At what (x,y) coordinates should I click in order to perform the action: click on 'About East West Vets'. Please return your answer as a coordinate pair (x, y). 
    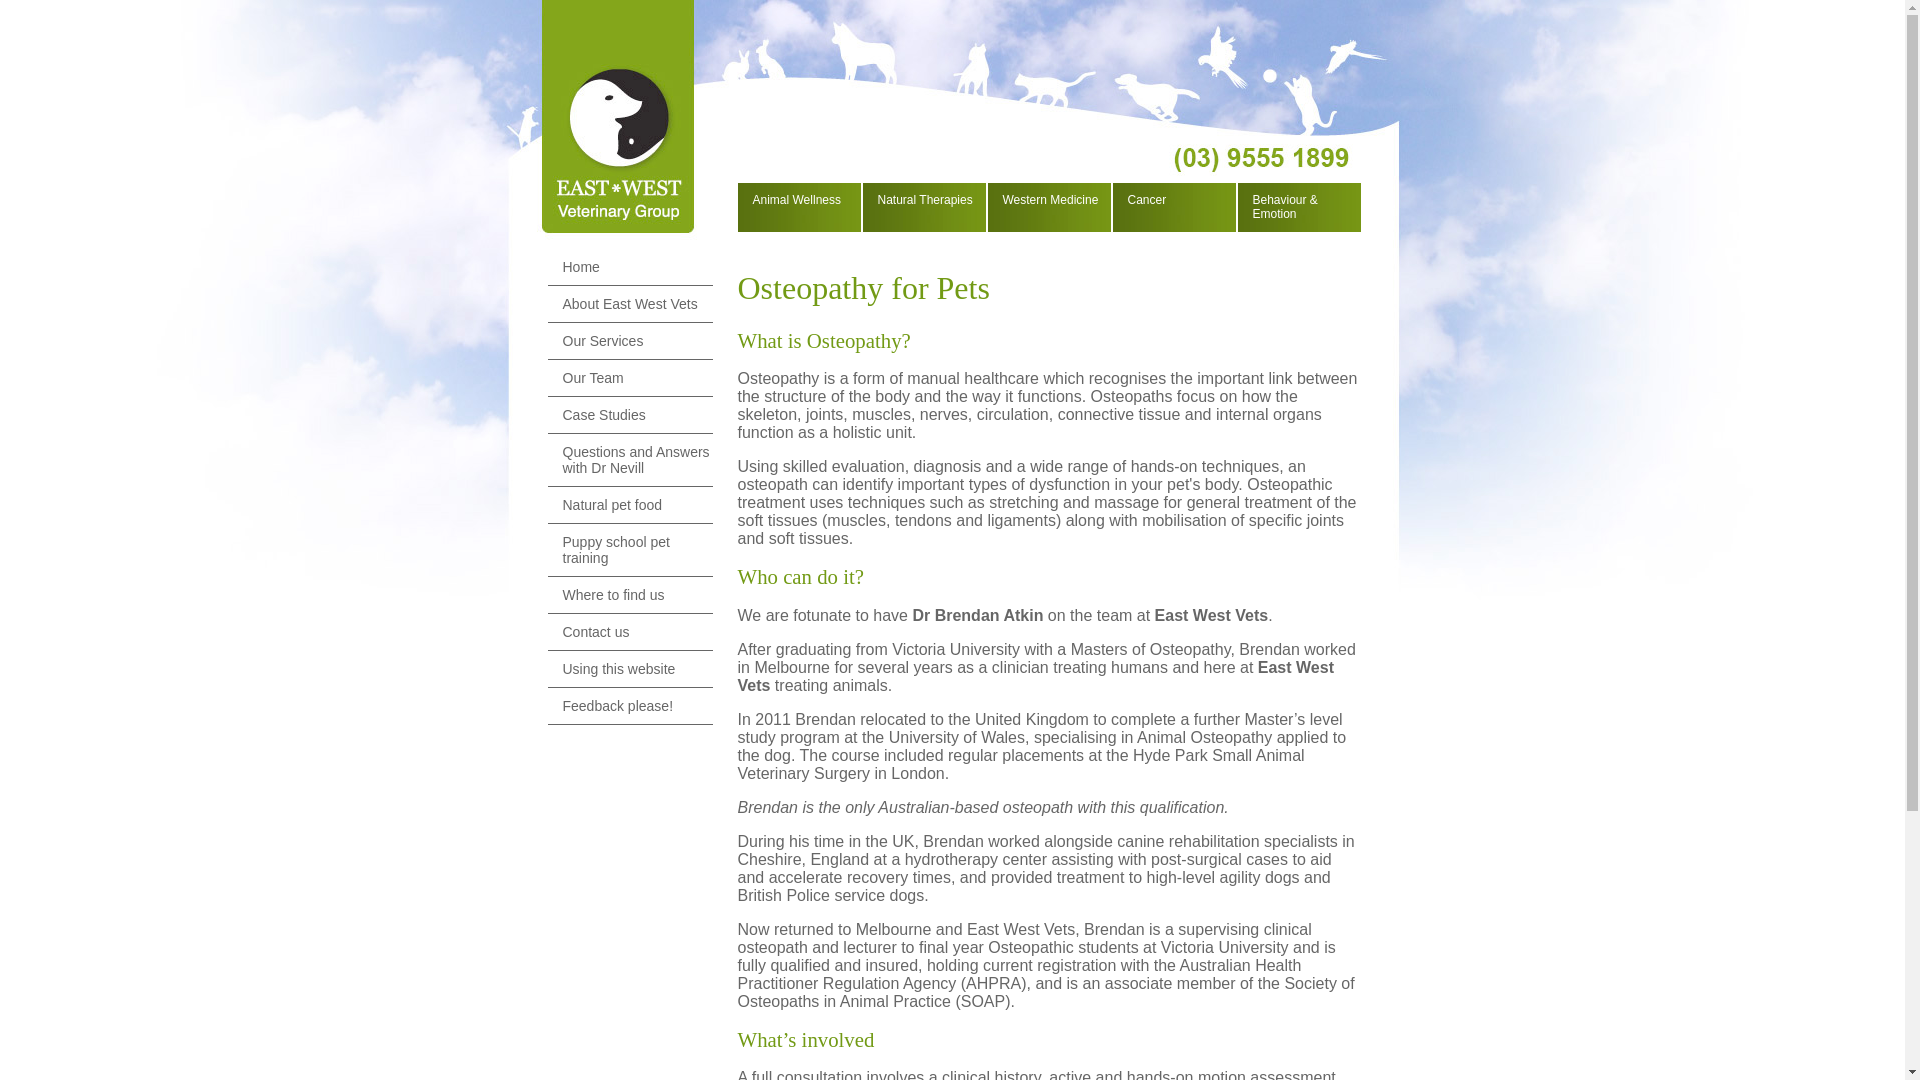
    Looking at the image, I should click on (629, 304).